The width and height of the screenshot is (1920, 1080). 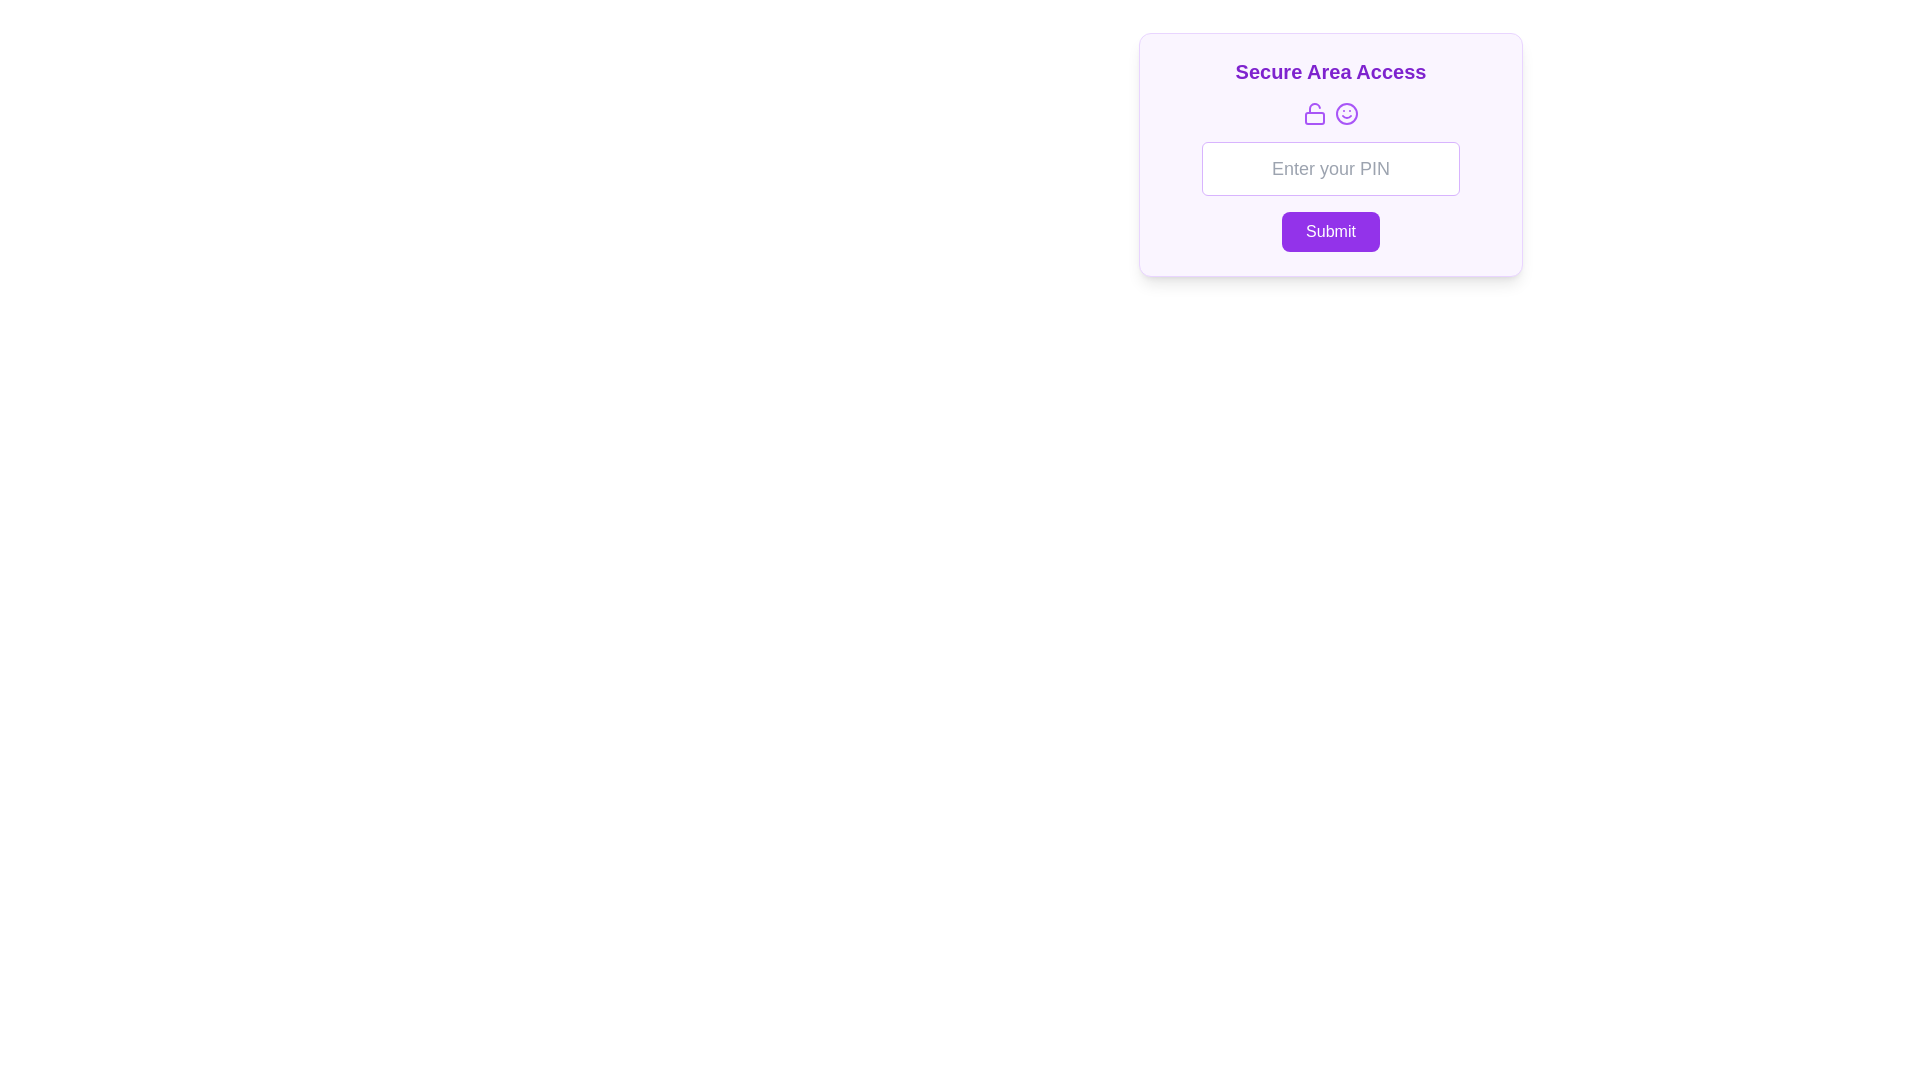 I want to click on the Password Input Field, so click(x=1330, y=153).